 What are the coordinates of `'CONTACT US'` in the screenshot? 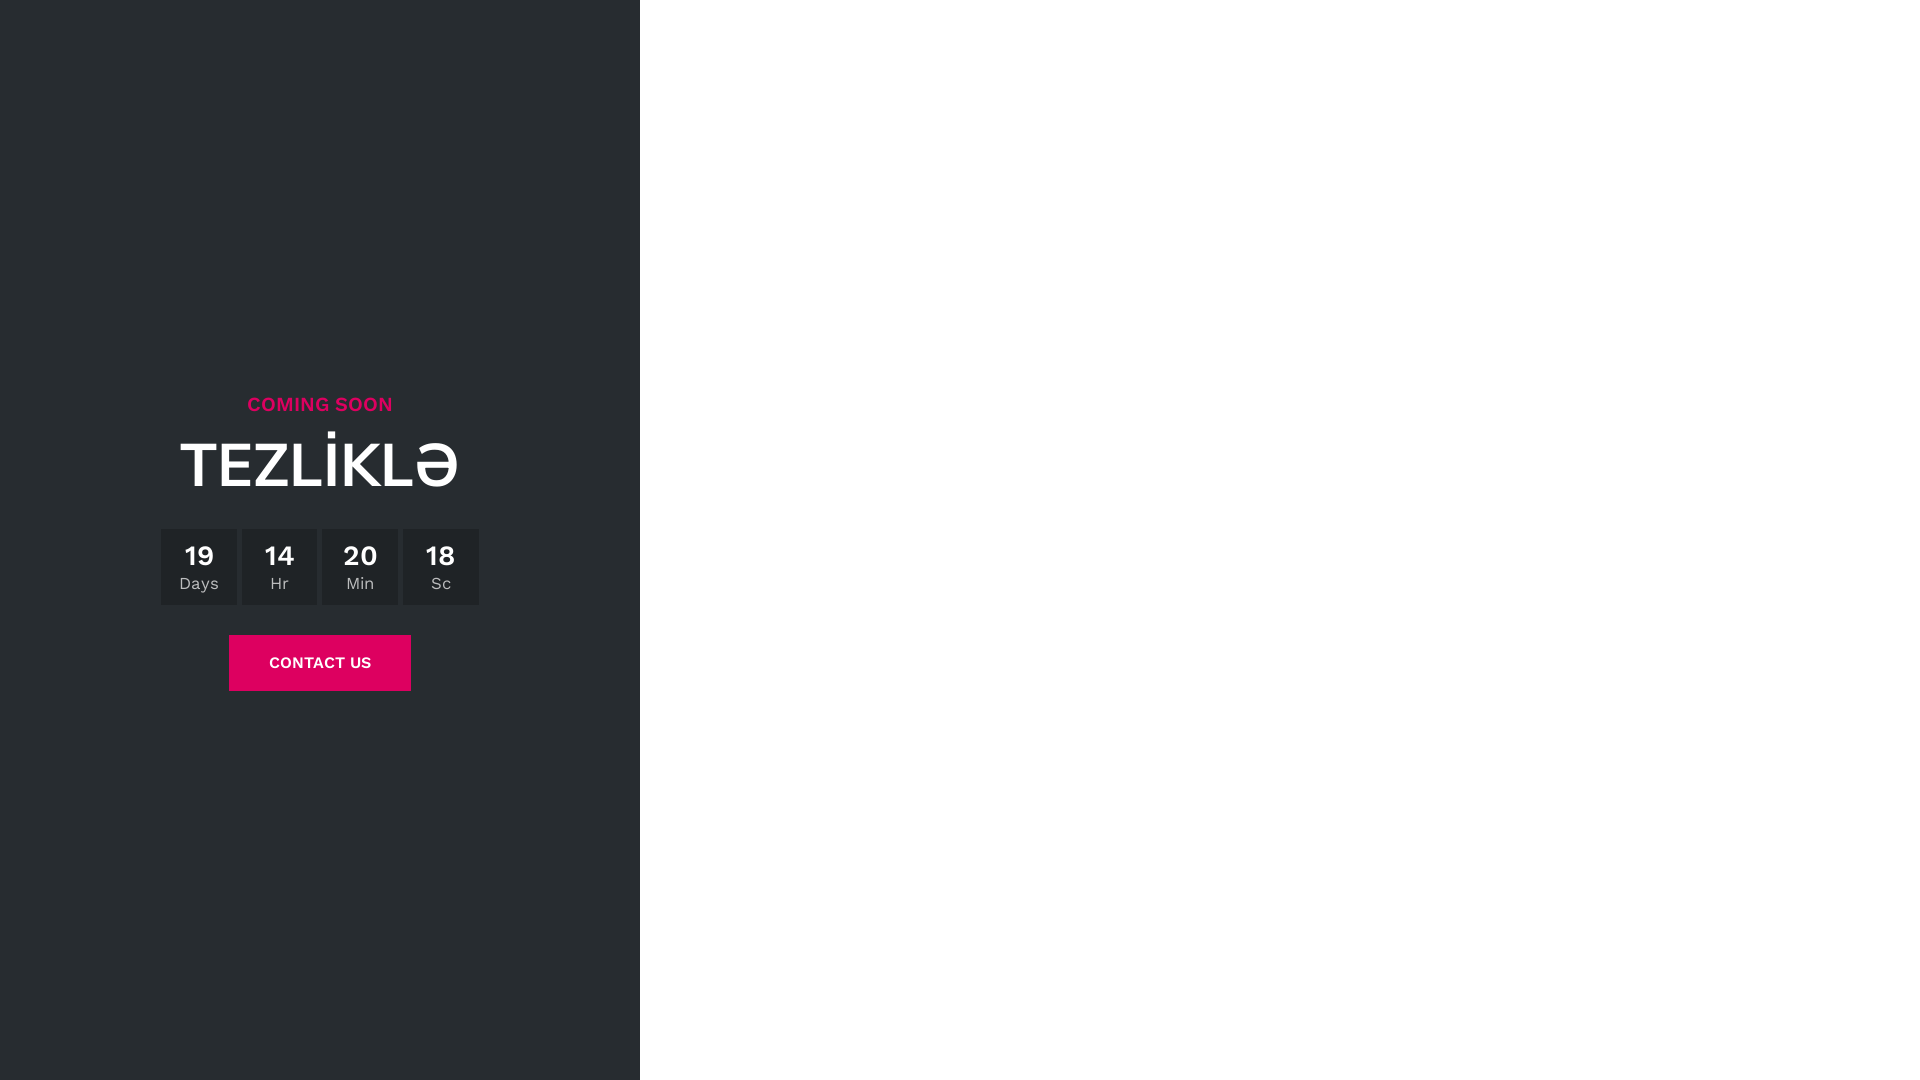 It's located at (320, 663).